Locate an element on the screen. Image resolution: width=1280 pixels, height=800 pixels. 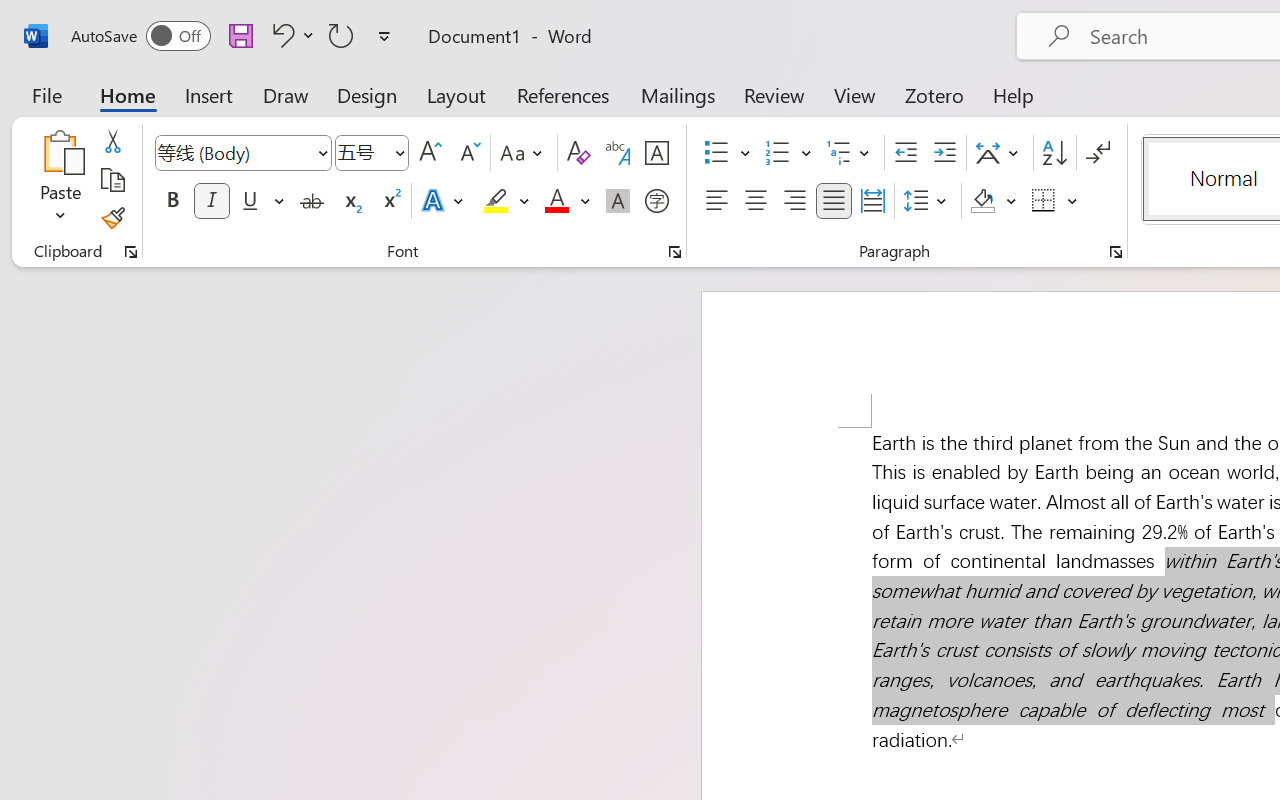
'Cut' is located at coordinates (111, 141).